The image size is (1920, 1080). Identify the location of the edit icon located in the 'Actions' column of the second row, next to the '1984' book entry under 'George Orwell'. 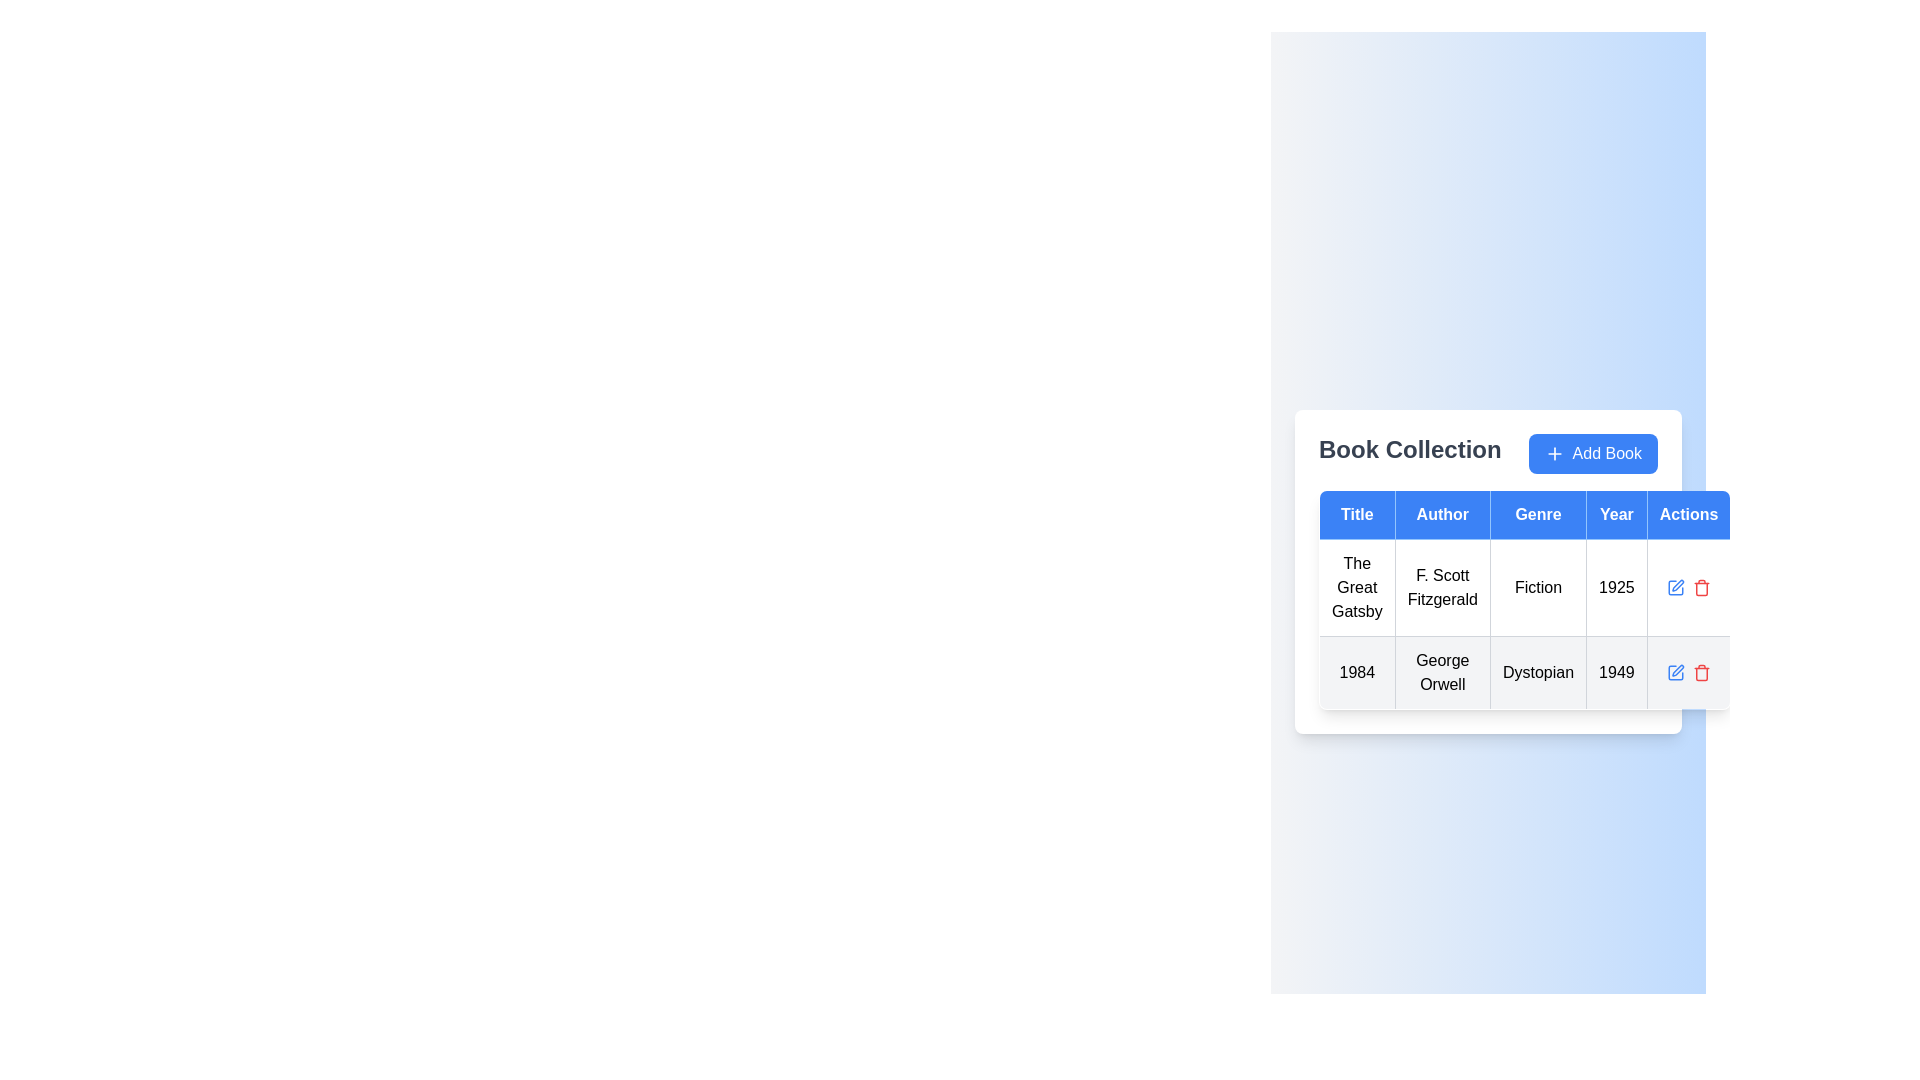
(1678, 585).